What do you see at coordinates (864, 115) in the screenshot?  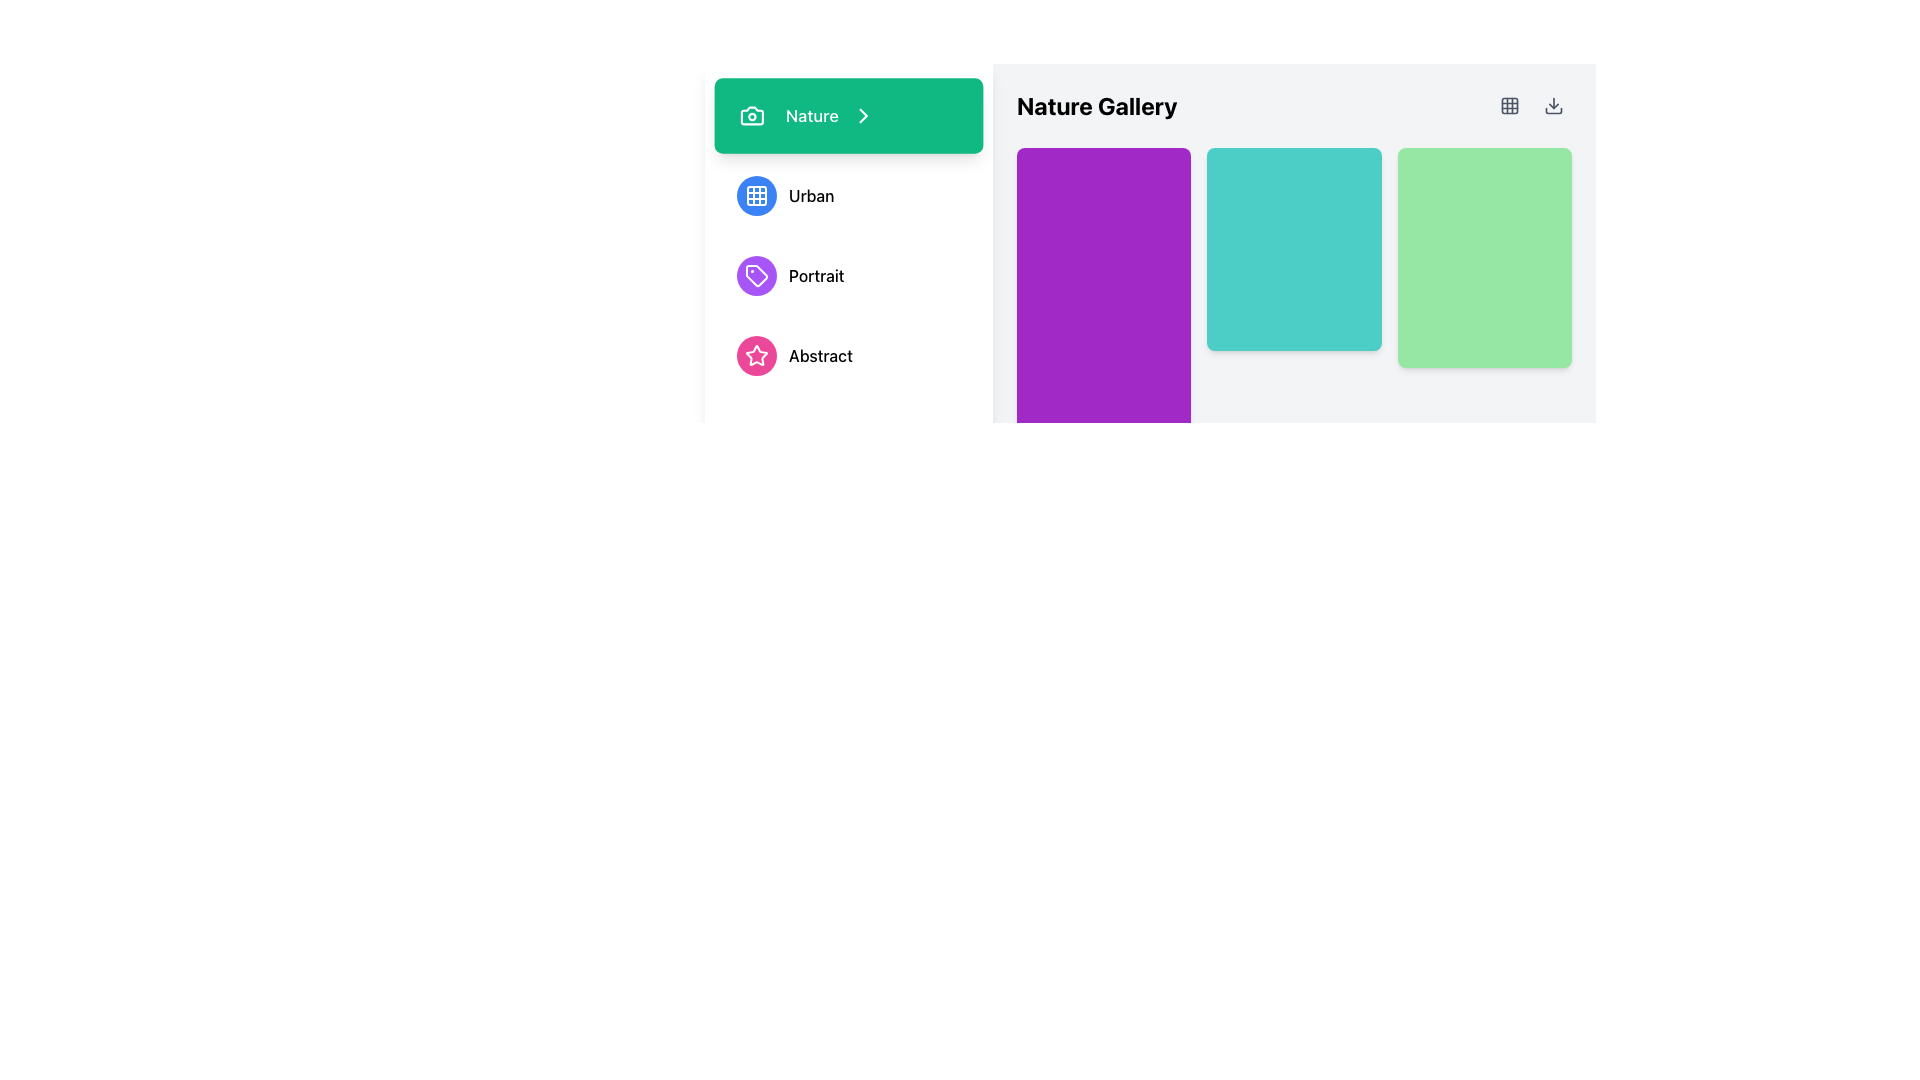 I see `the chevron icon at the far-right margin of the 'Nature' button, which indicates navigation to a sub-menu or page` at bounding box center [864, 115].